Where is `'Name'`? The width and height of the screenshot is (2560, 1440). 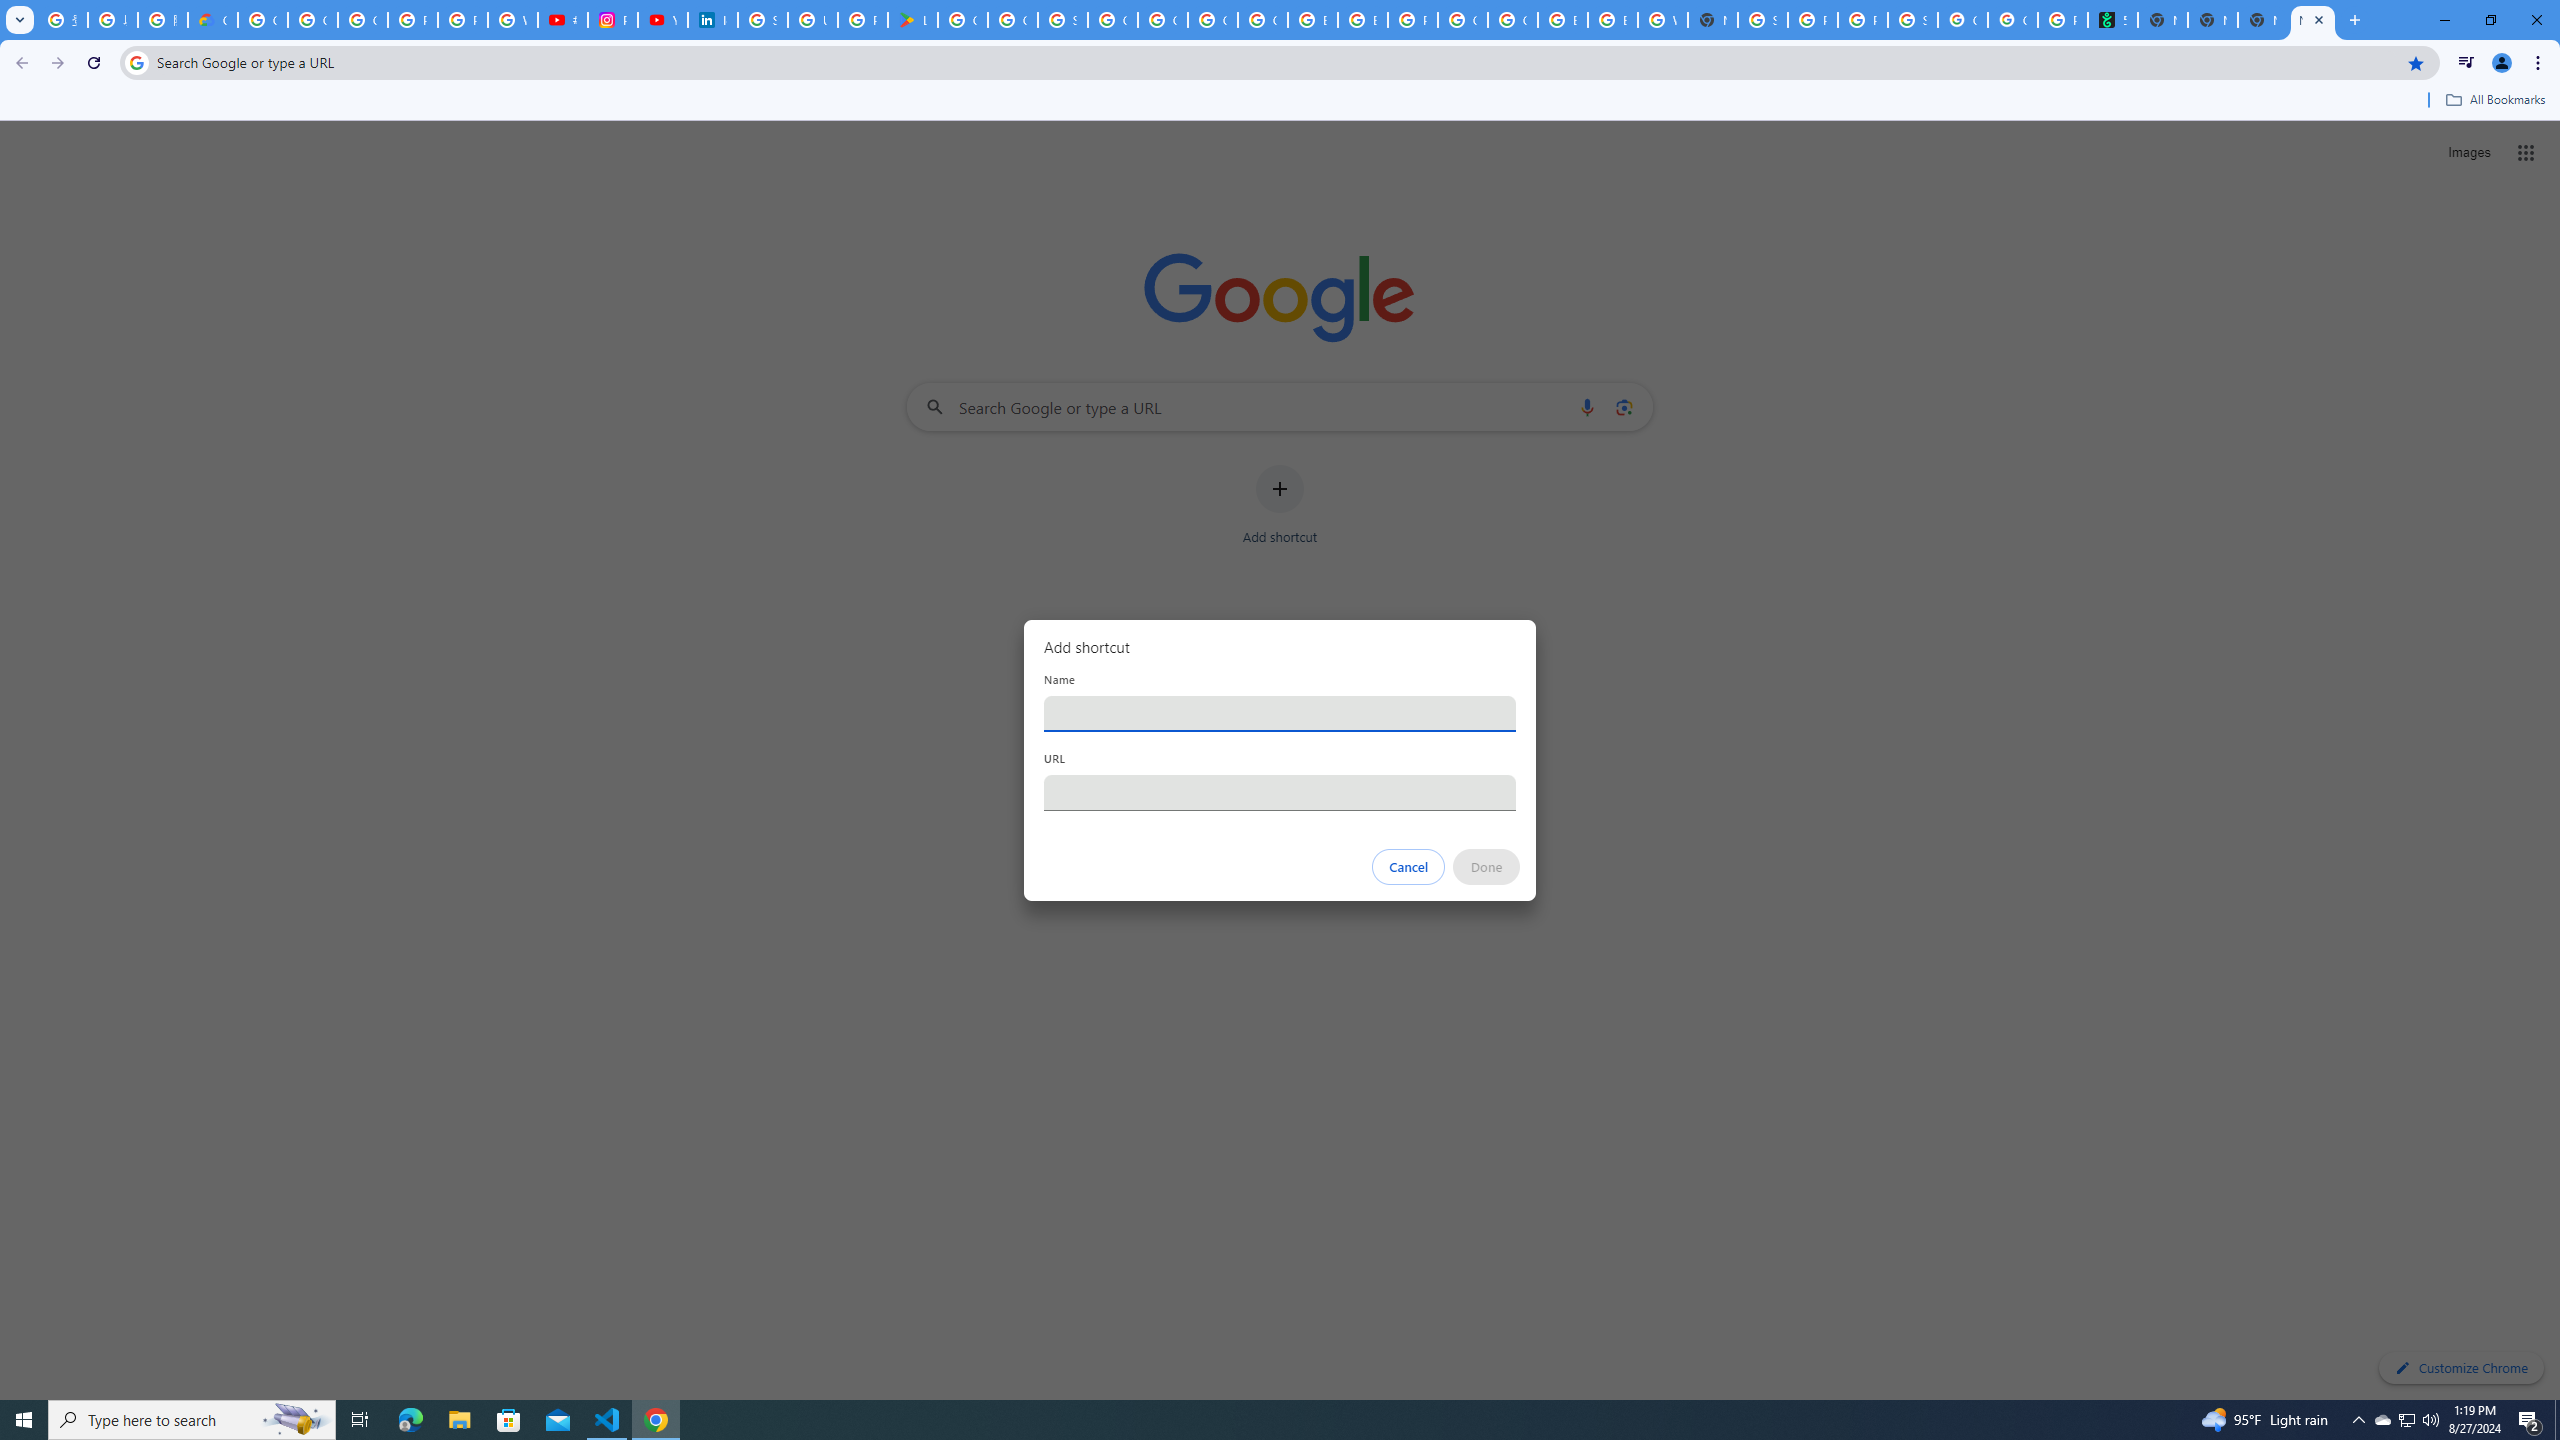
'Name' is located at coordinates (1280, 712).